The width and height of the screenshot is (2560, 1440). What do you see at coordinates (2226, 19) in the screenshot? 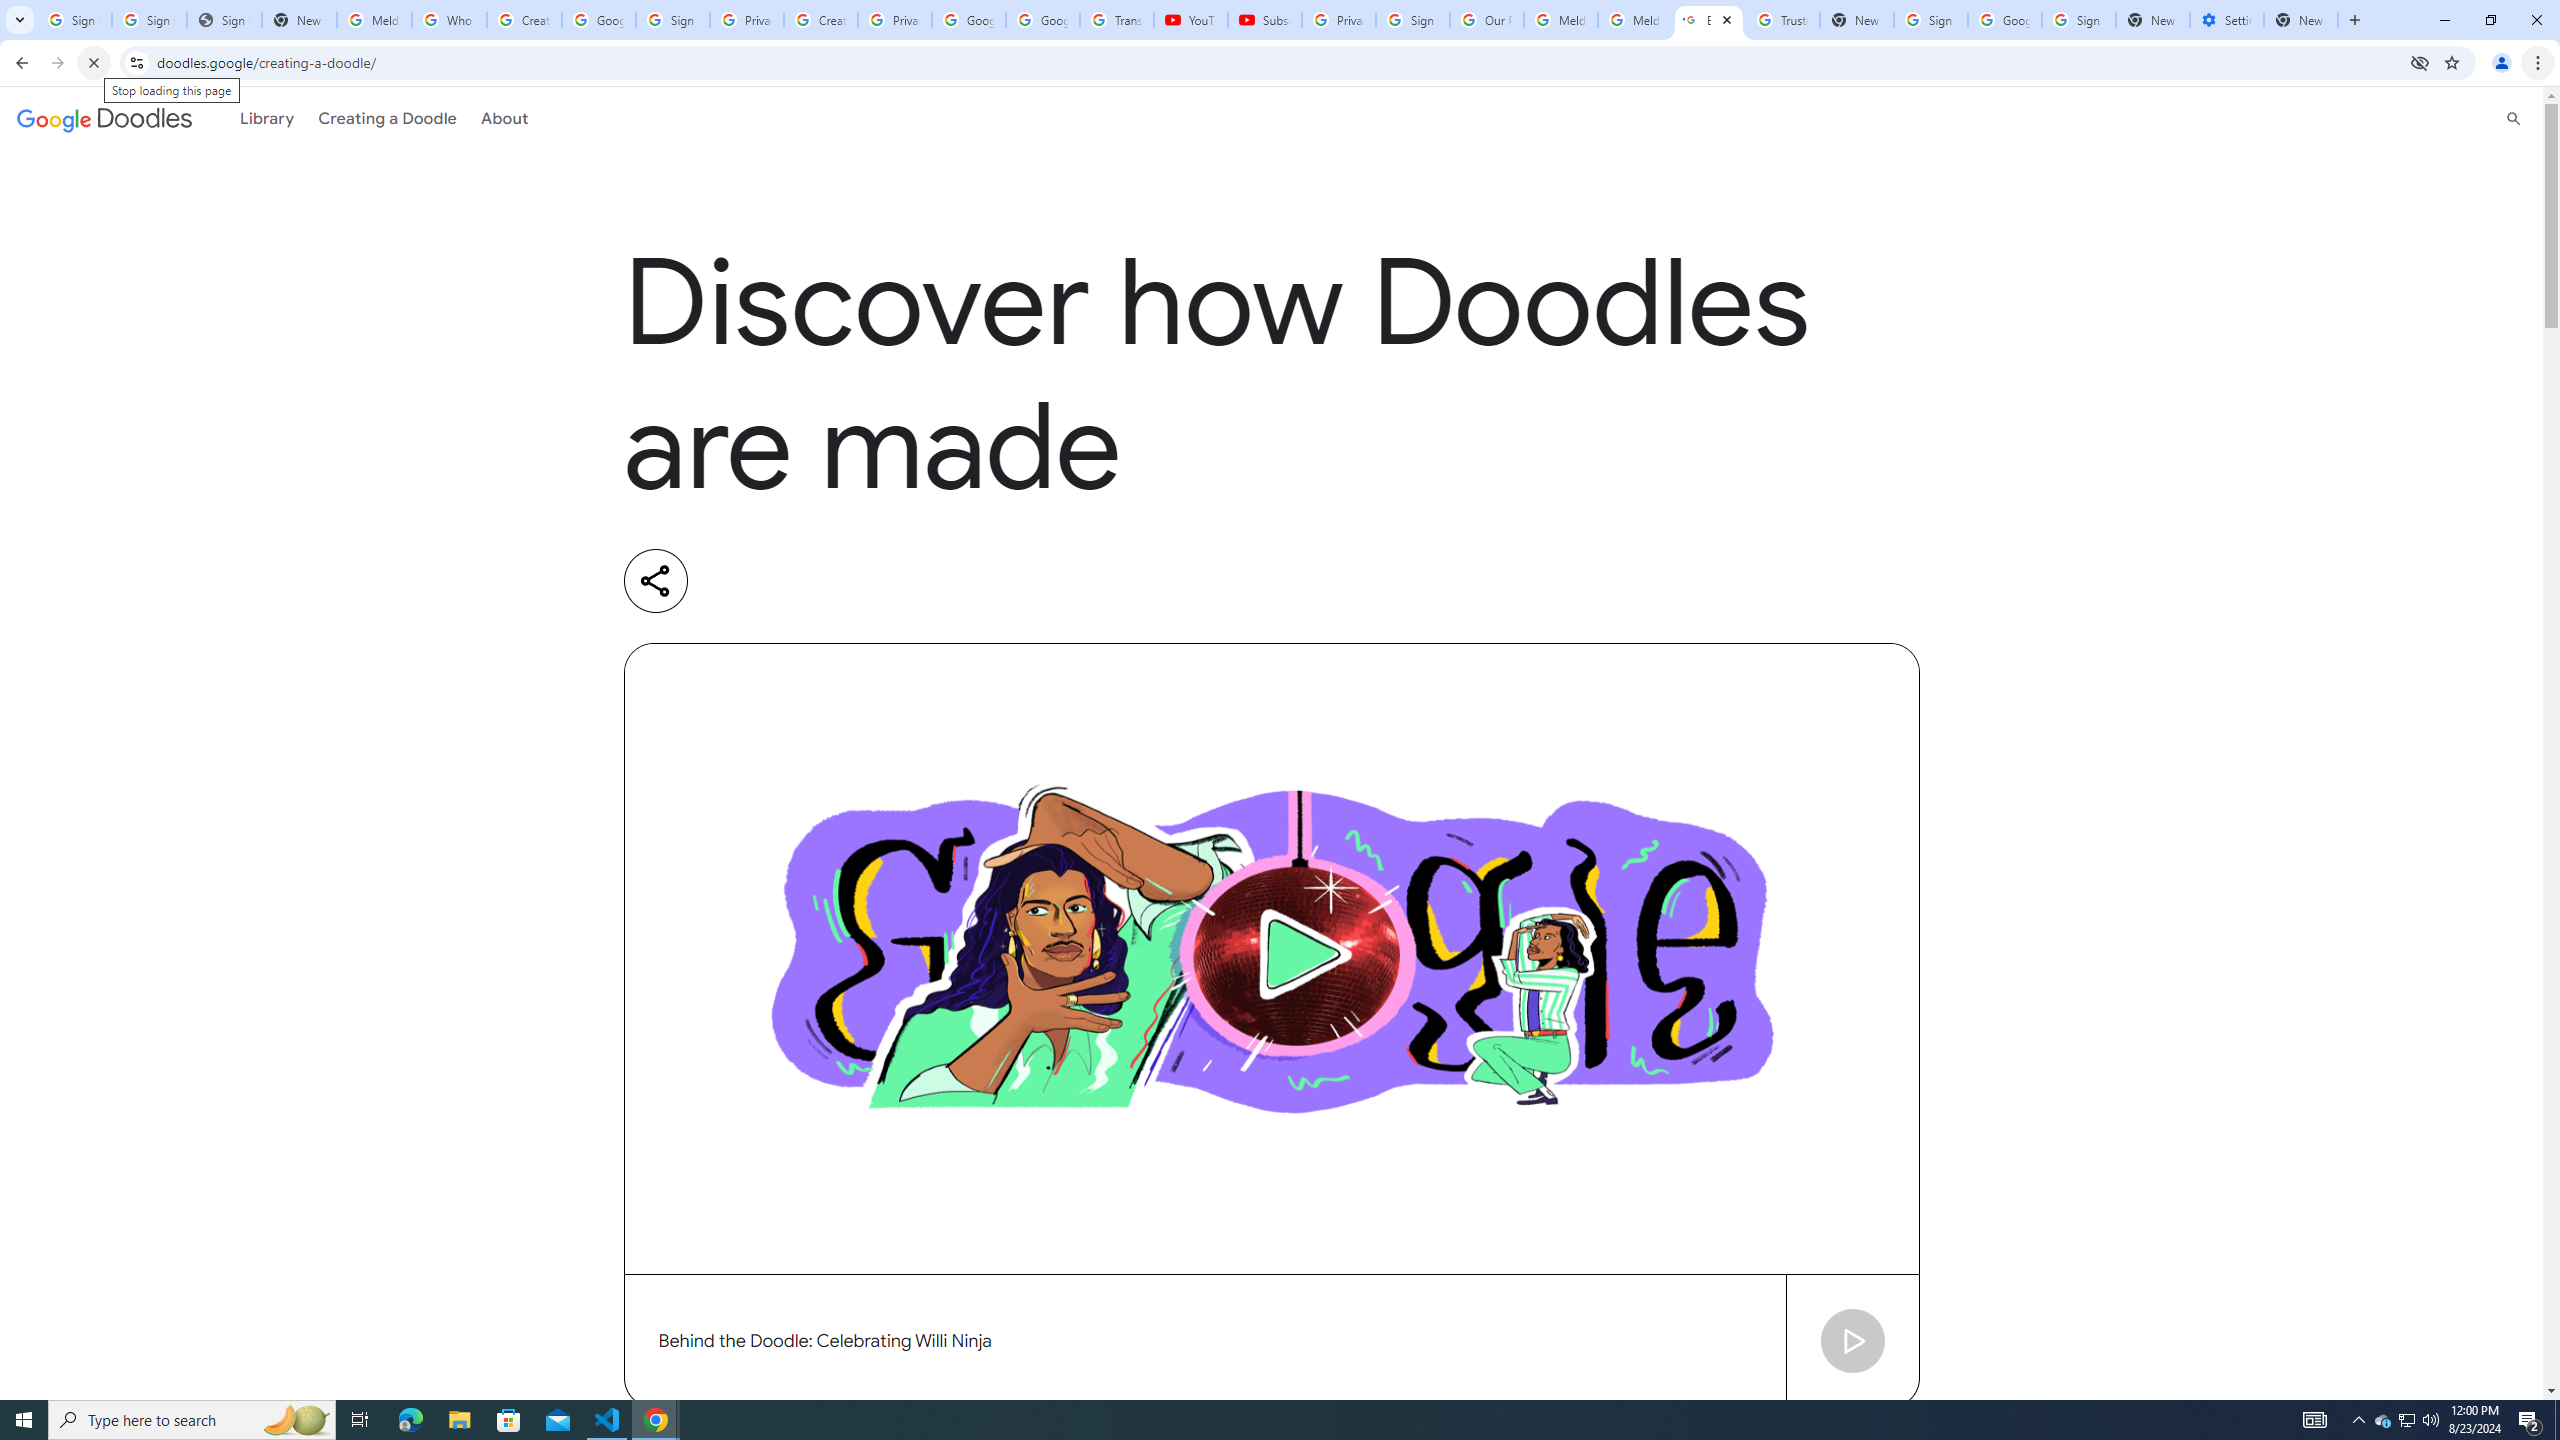
I see `'Settings - Addresses and more'` at bounding box center [2226, 19].